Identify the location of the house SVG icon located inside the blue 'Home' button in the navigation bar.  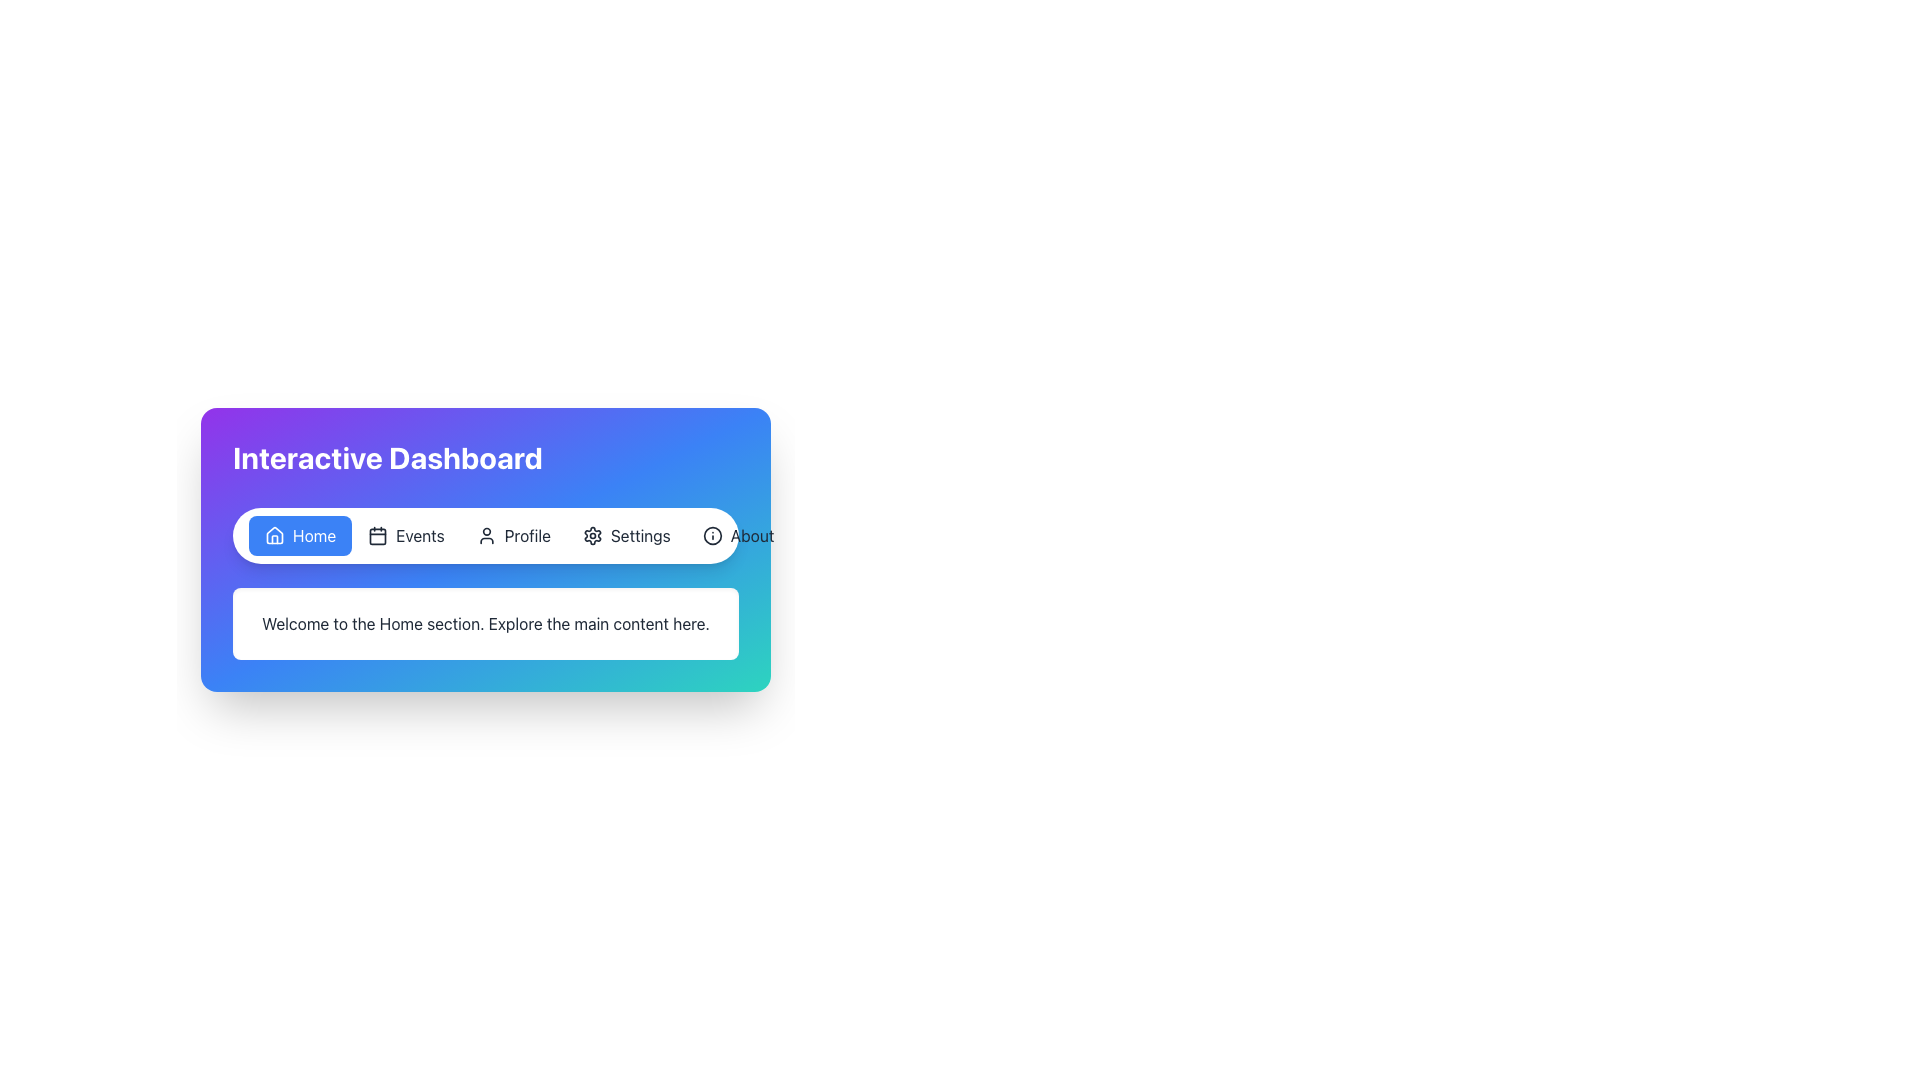
(273, 535).